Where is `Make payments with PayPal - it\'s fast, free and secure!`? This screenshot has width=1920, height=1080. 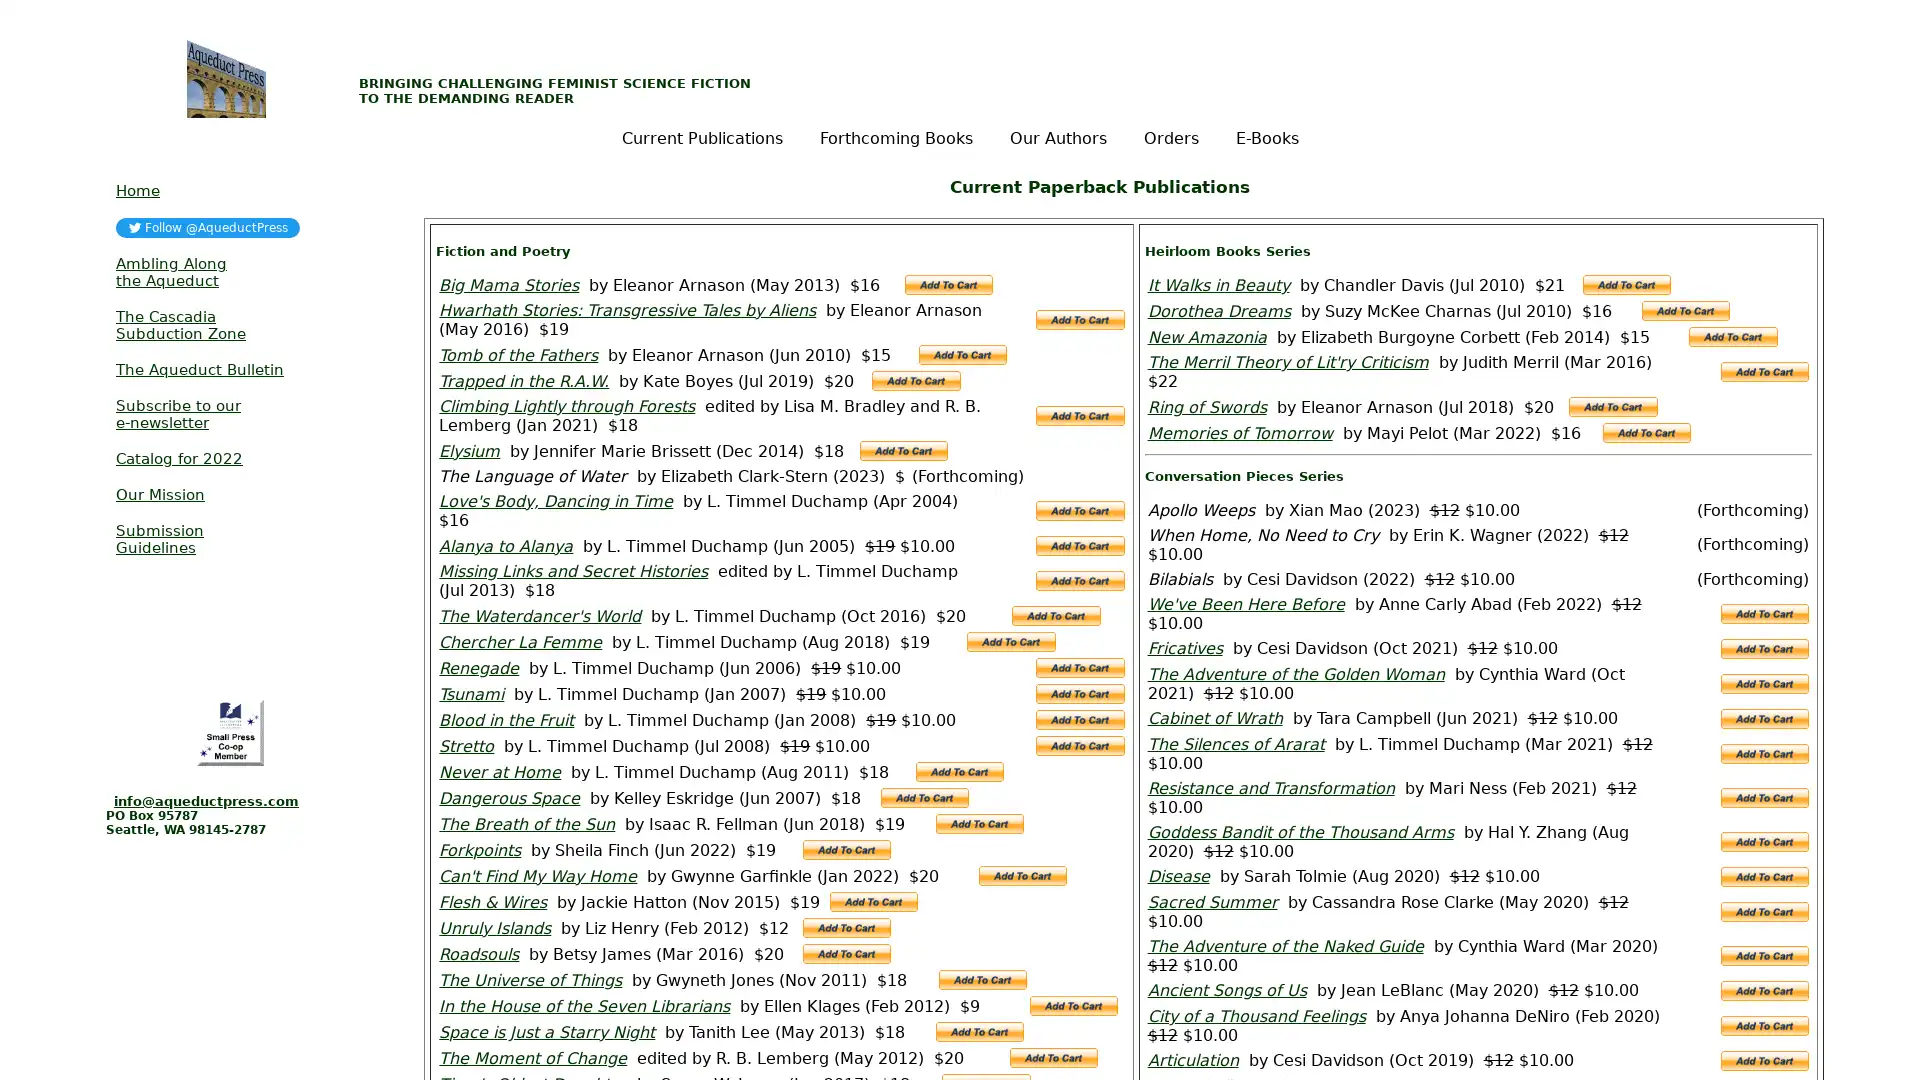
Make payments with PayPal - it\'s fast, free and secure! is located at coordinates (845, 849).